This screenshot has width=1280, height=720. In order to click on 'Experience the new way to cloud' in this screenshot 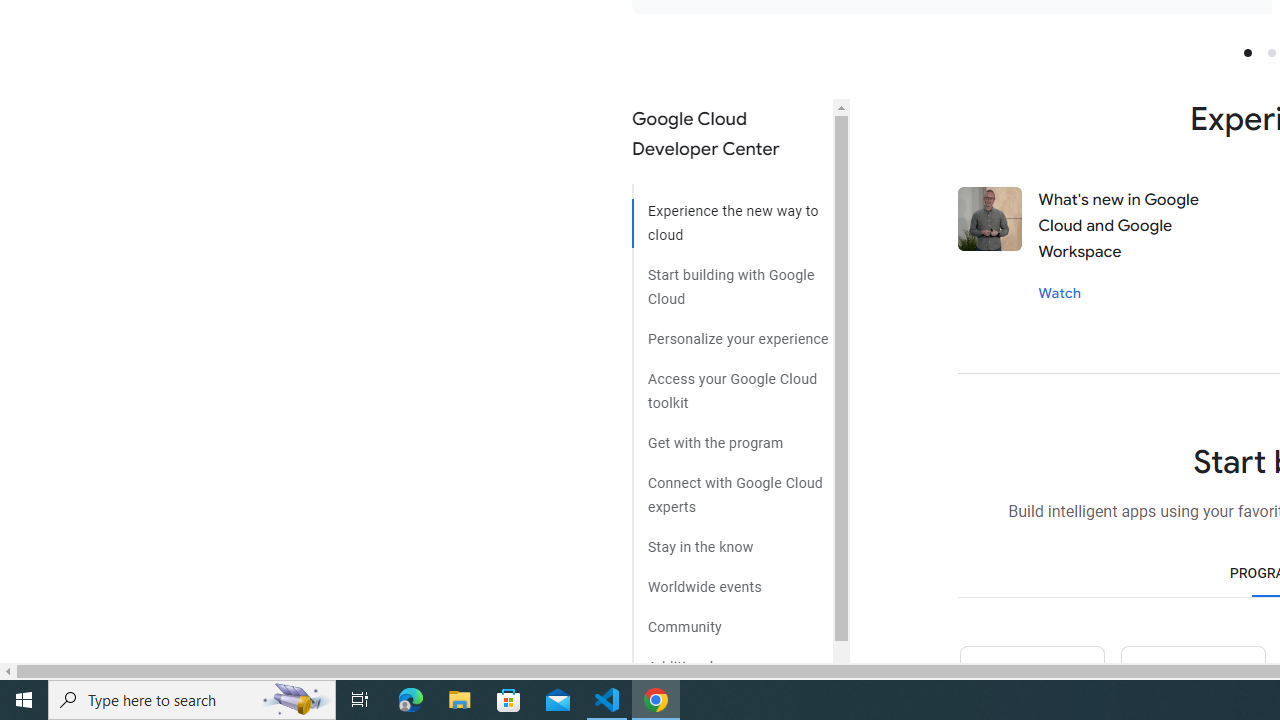, I will do `click(731, 216)`.